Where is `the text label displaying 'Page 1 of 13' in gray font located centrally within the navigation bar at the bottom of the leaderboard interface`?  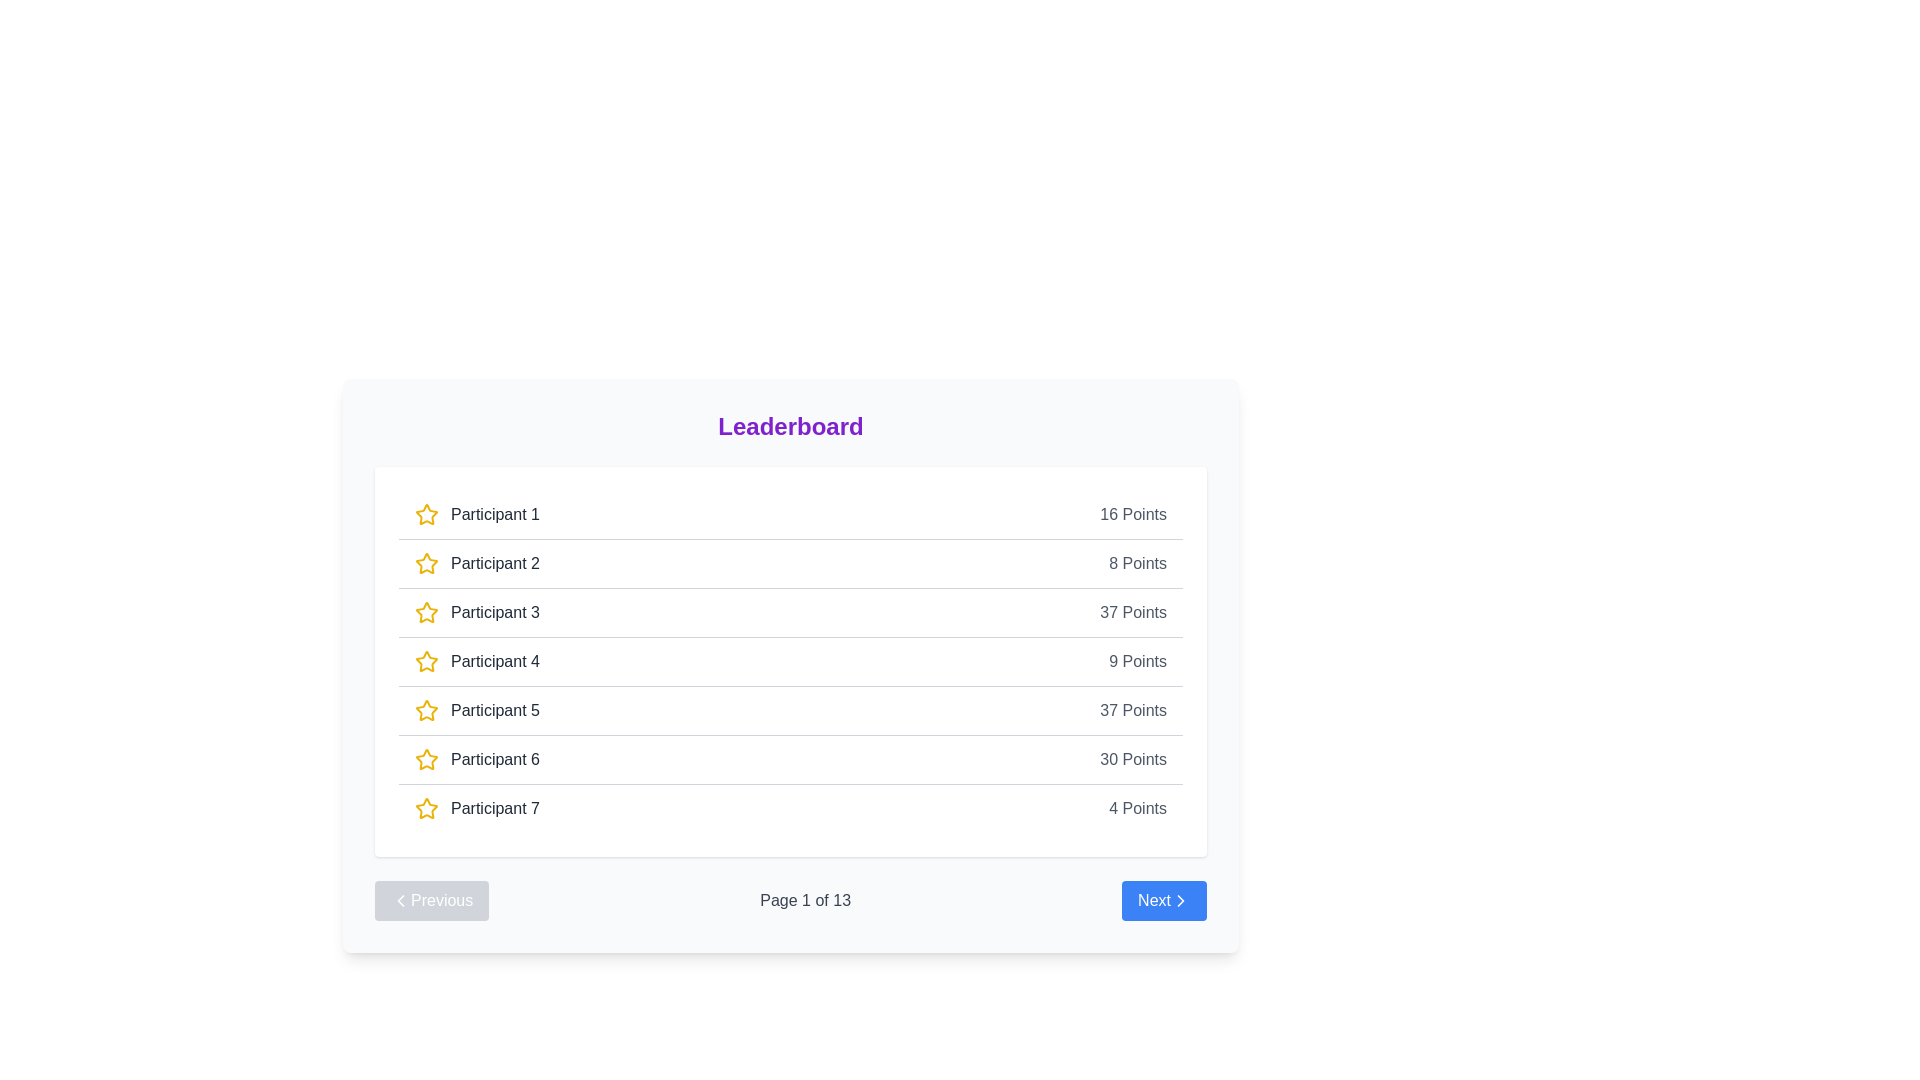 the text label displaying 'Page 1 of 13' in gray font located centrally within the navigation bar at the bottom of the leaderboard interface is located at coordinates (805, 901).